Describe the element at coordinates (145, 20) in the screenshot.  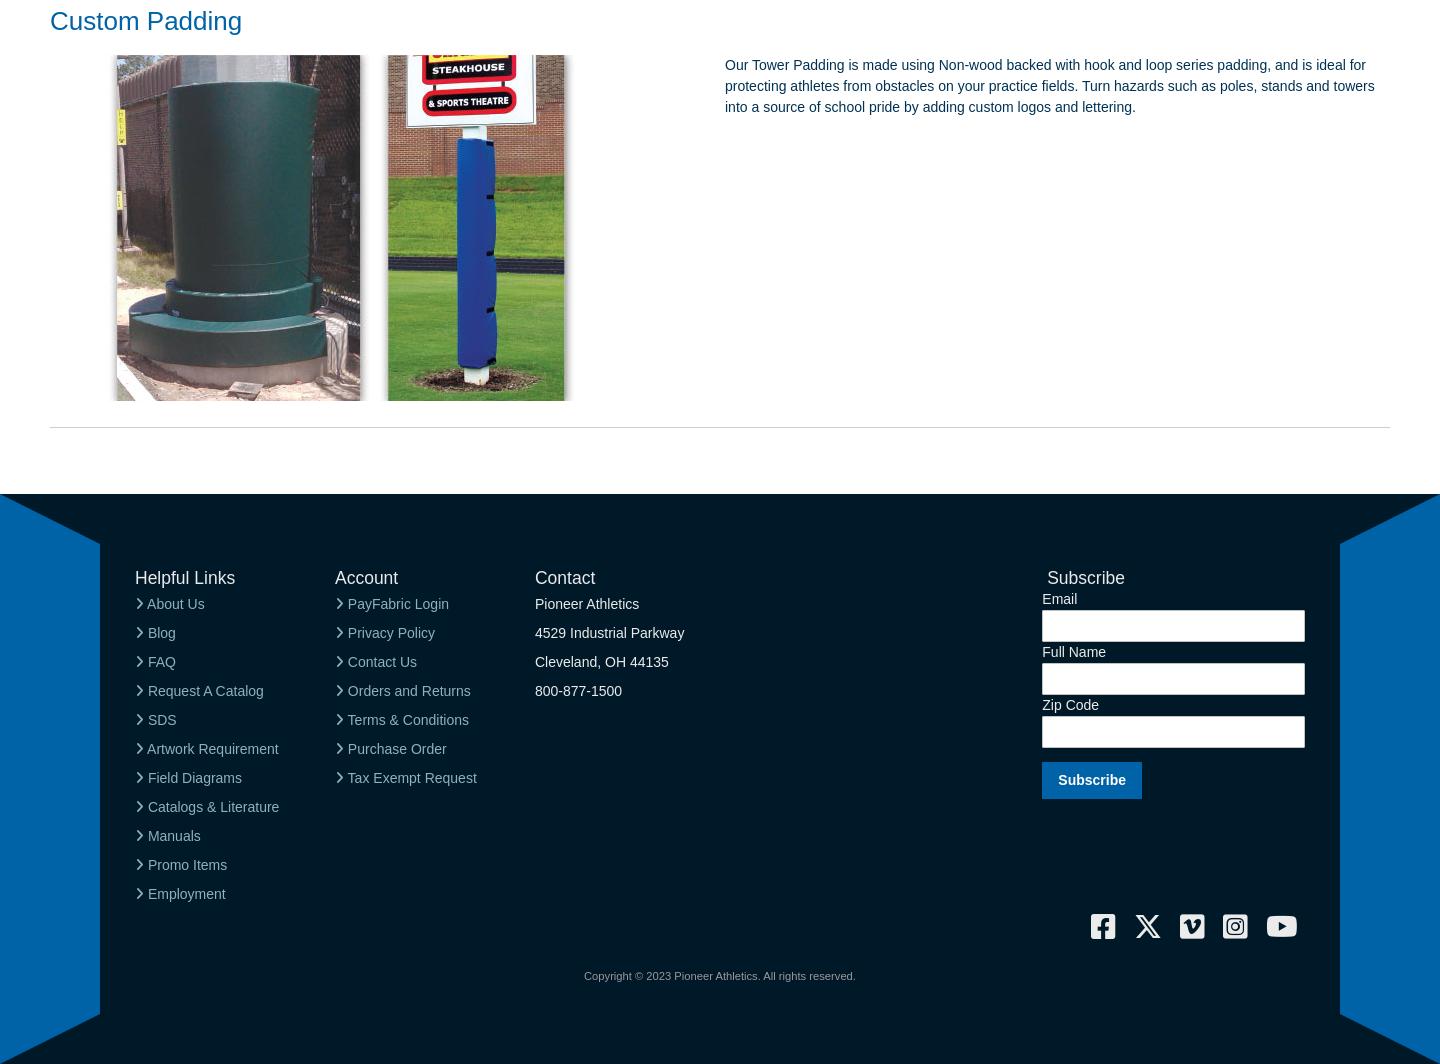
I see `'Custom Padding'` at that location.